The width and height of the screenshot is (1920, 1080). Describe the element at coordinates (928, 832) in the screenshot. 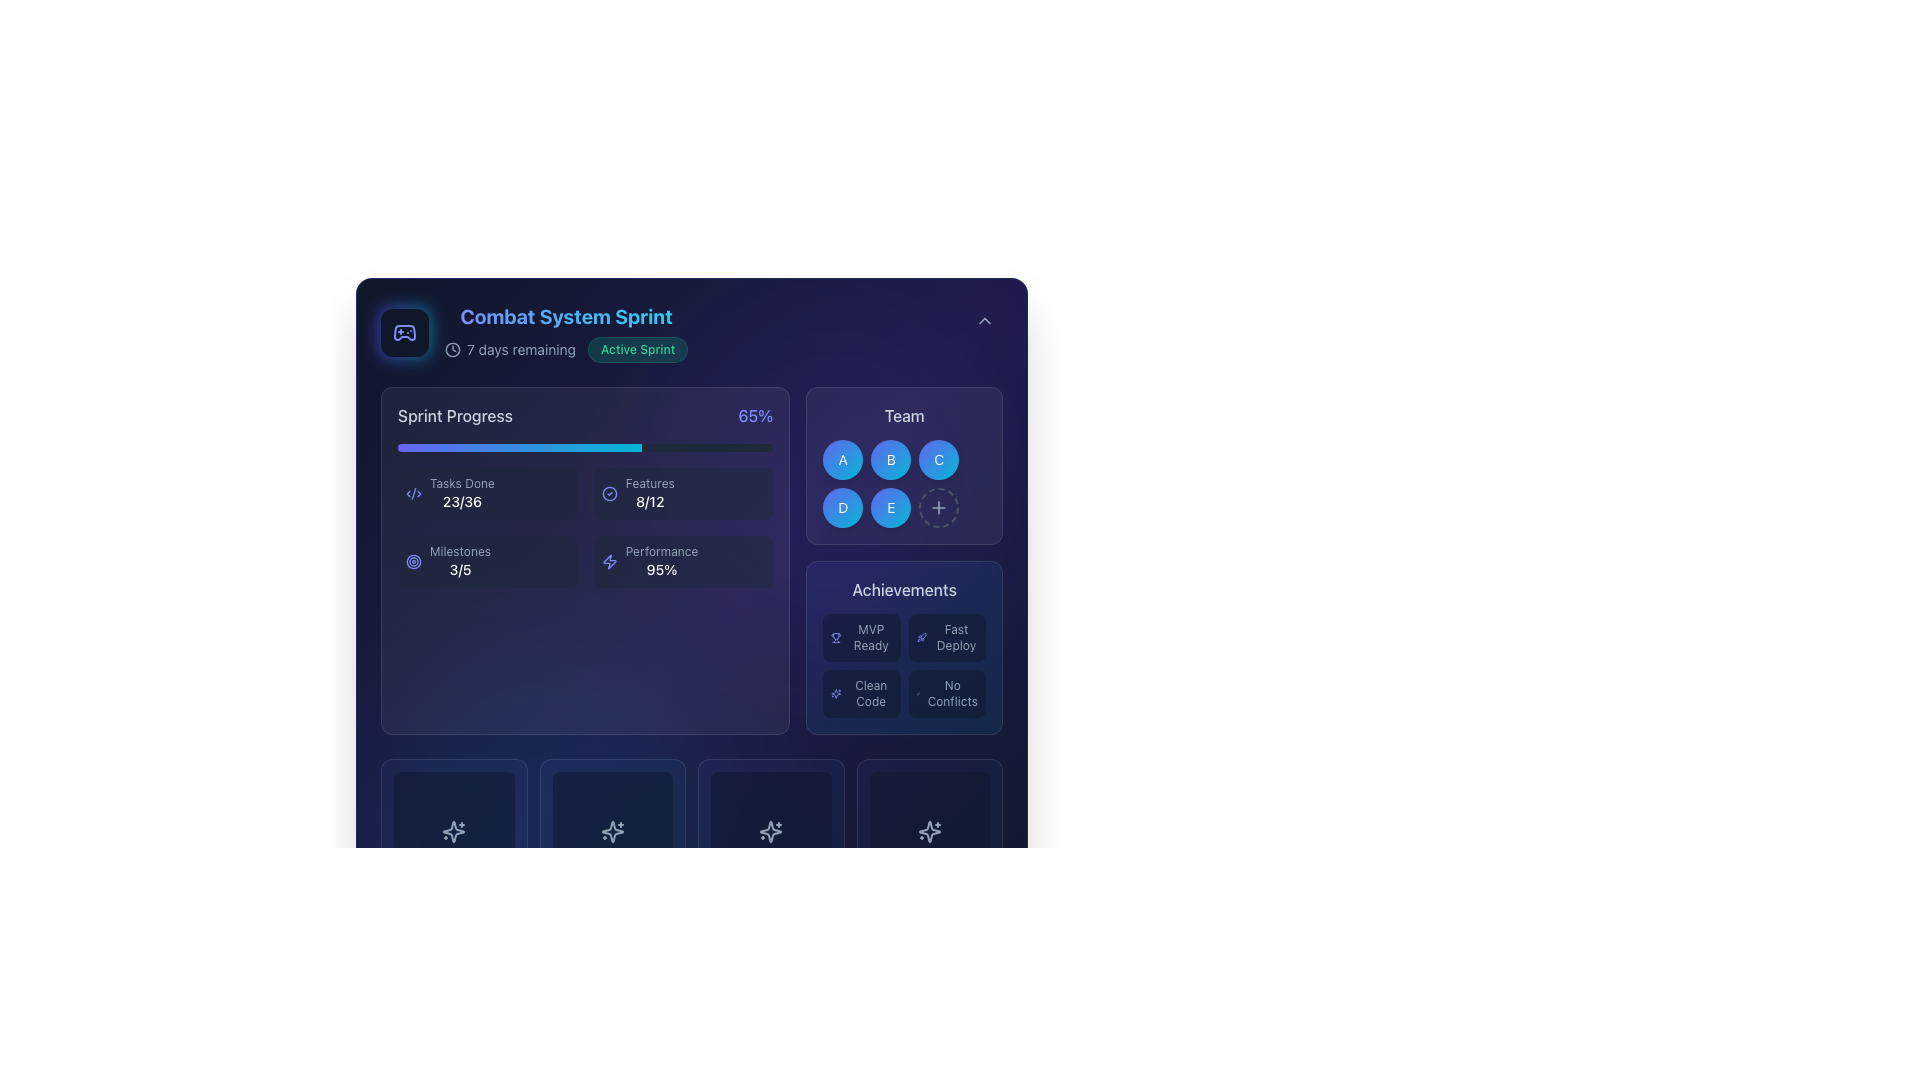

I see `the sparkles SVG icon located in the second row, last column of the grid below the 'Achievements' section` at that location.